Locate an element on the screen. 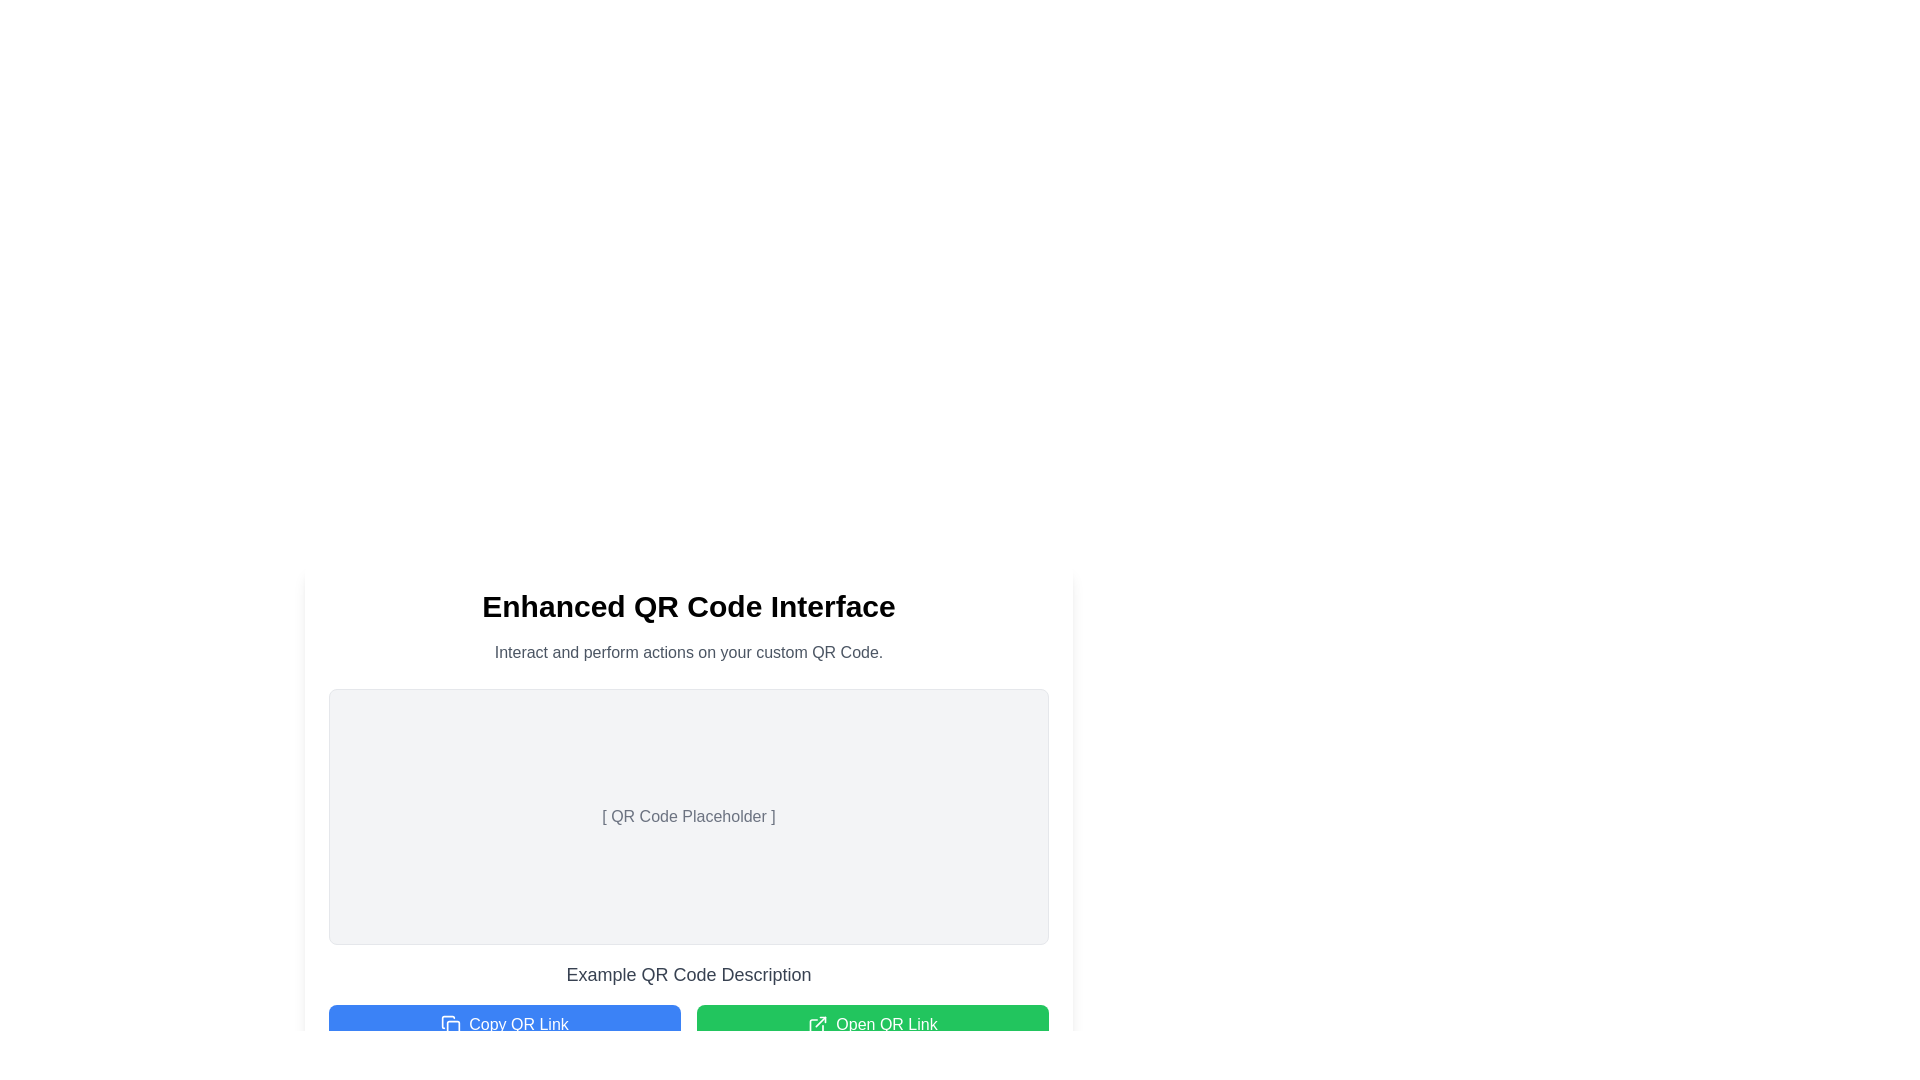  the button with a green background and white text that reads 'Open QR Link', located in the second position of a two-column grid below the '[ QR Code Placeholder ]' is located at coordinates (873, 1025).